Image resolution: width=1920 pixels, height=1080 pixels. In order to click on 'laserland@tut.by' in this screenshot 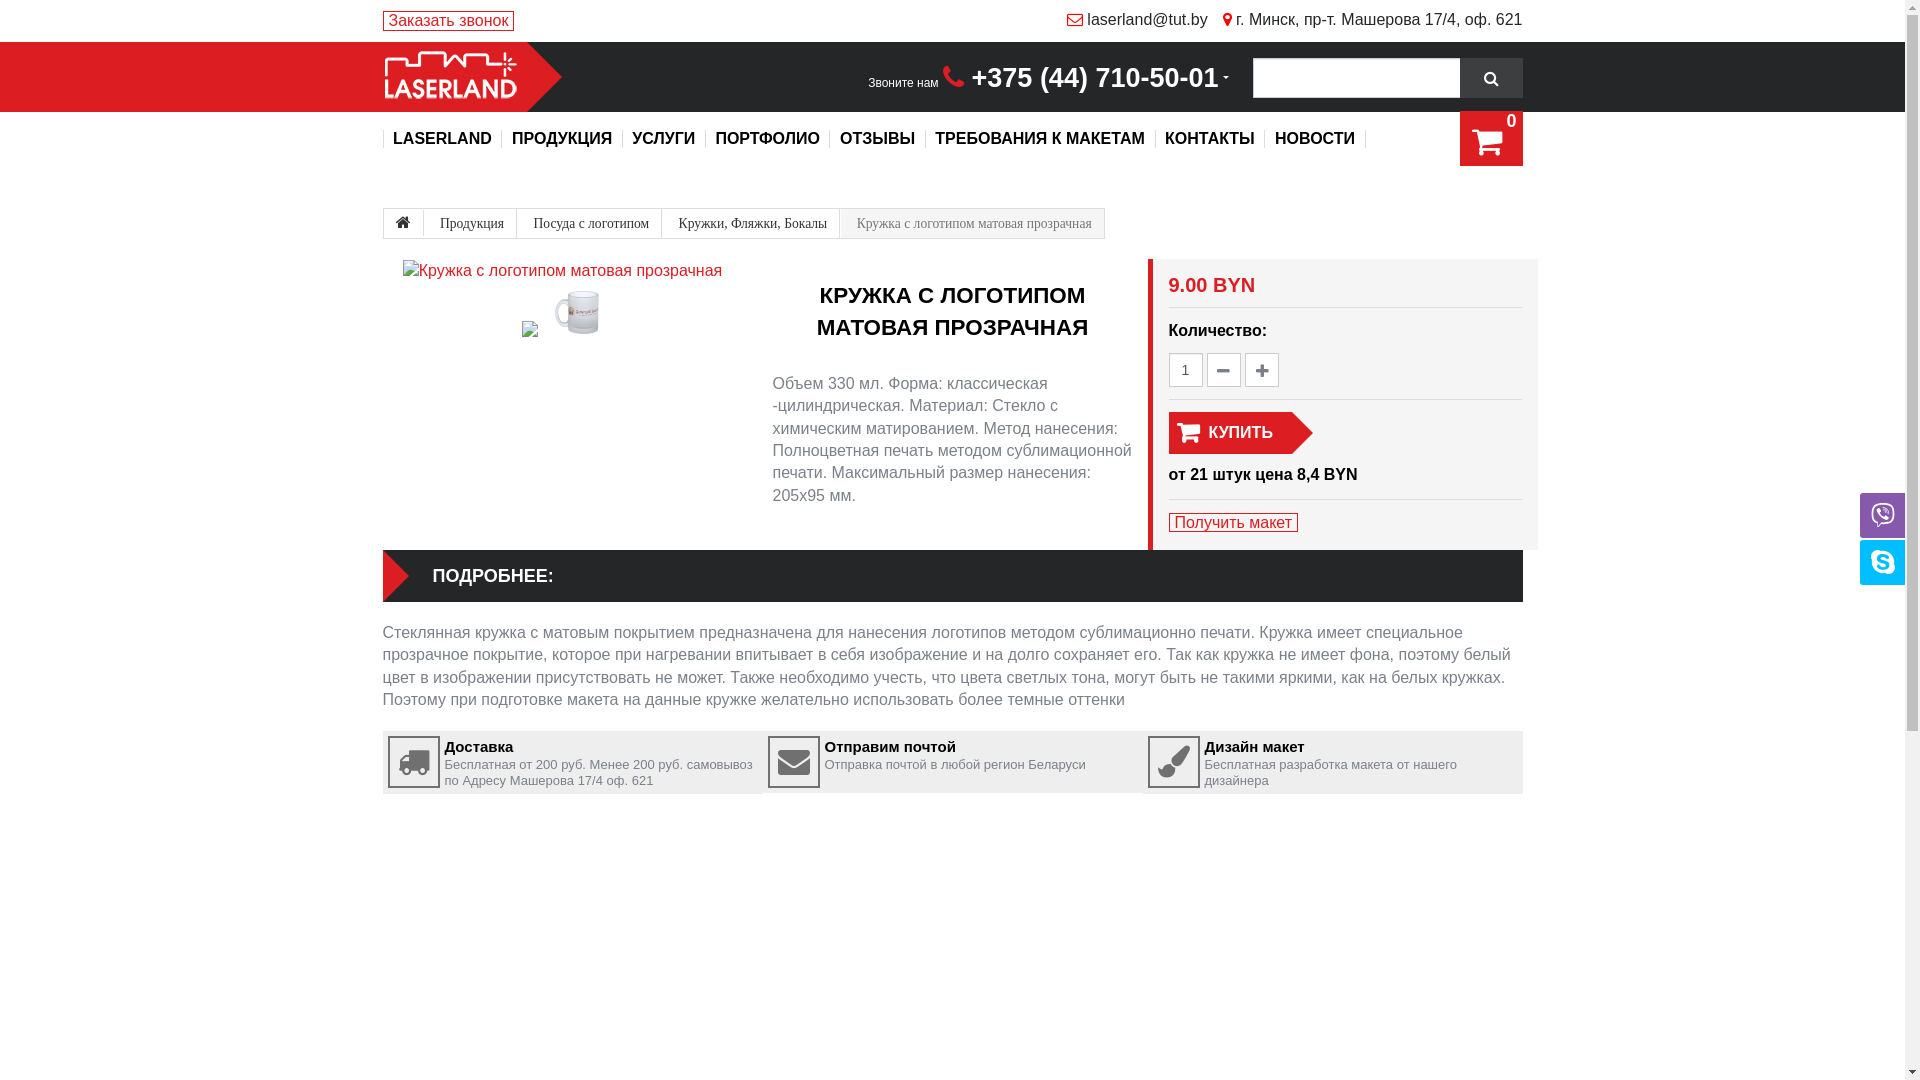, I will do `click(1050, 19)`.